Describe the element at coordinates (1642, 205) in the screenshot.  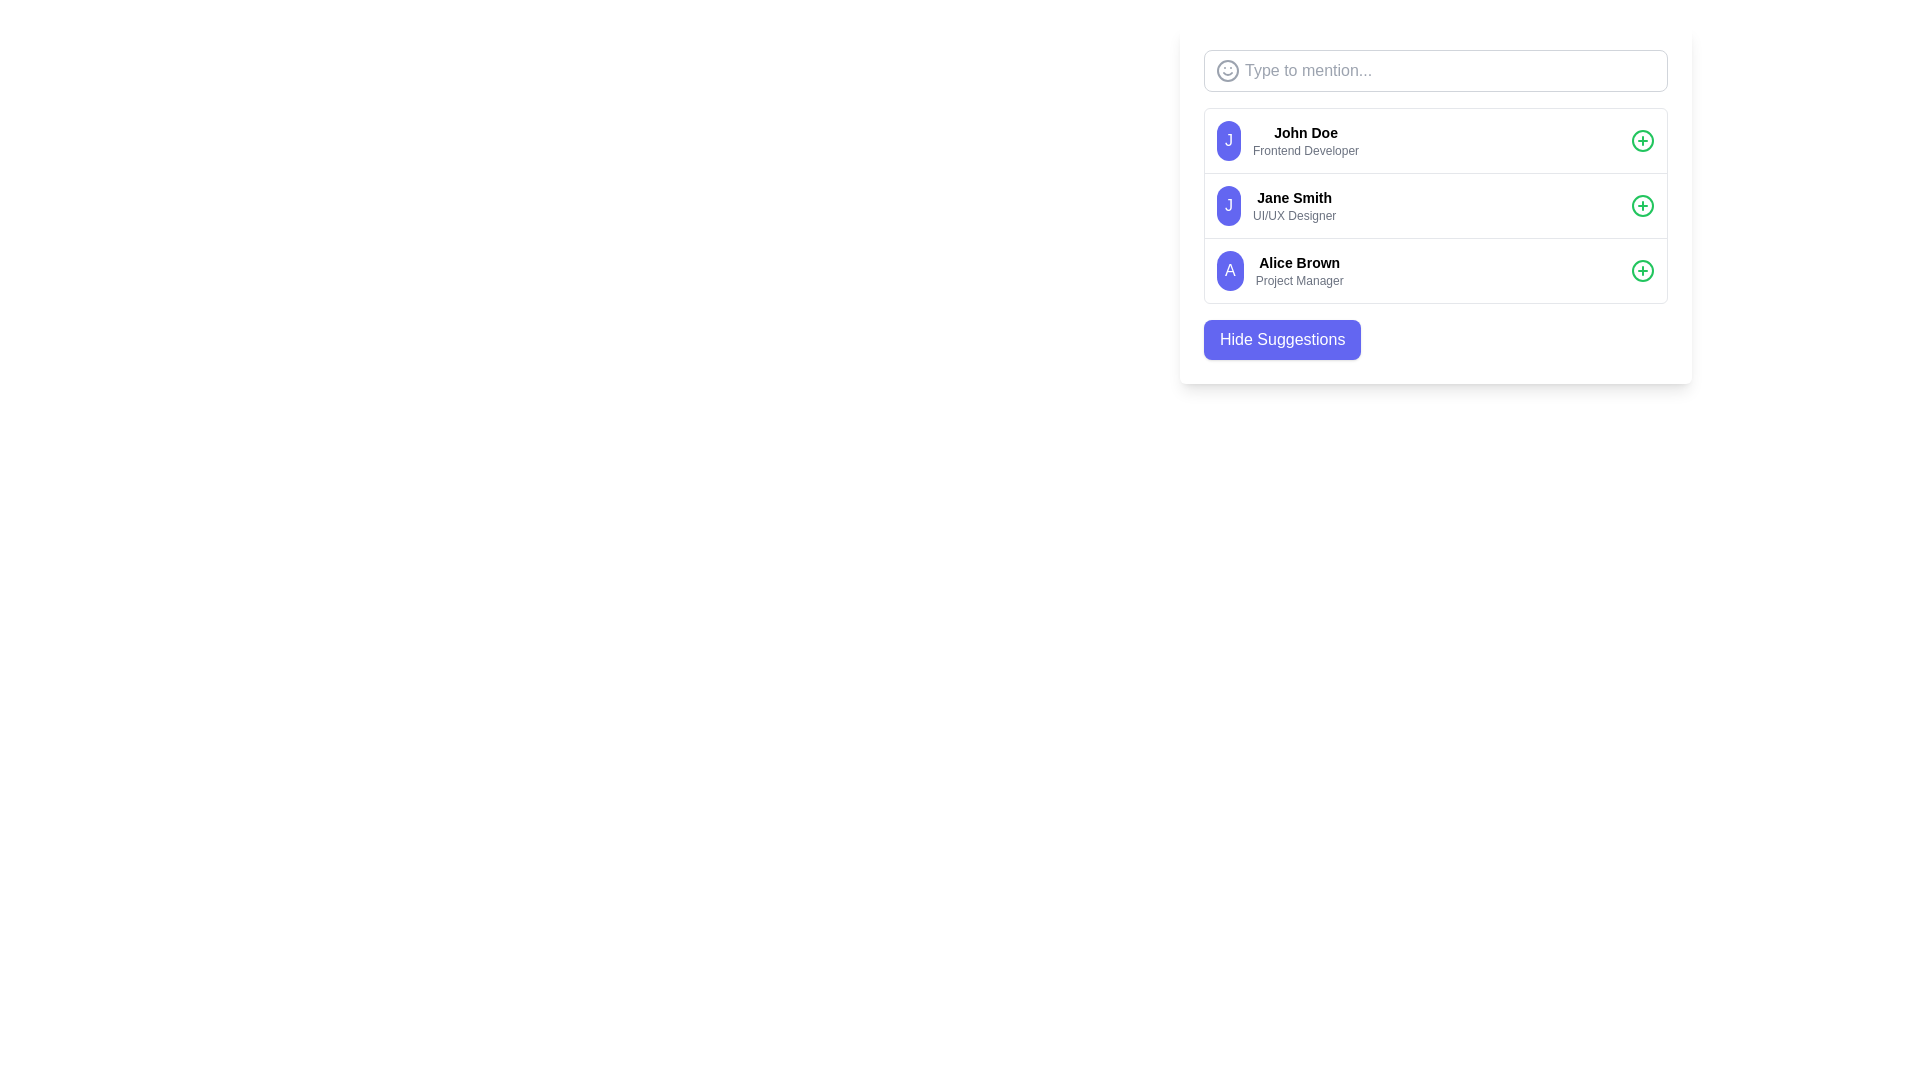
I see `the icon button located at the far right end of the row containing 'Jane Smith' and 'UI/UX Designer'` at that location.